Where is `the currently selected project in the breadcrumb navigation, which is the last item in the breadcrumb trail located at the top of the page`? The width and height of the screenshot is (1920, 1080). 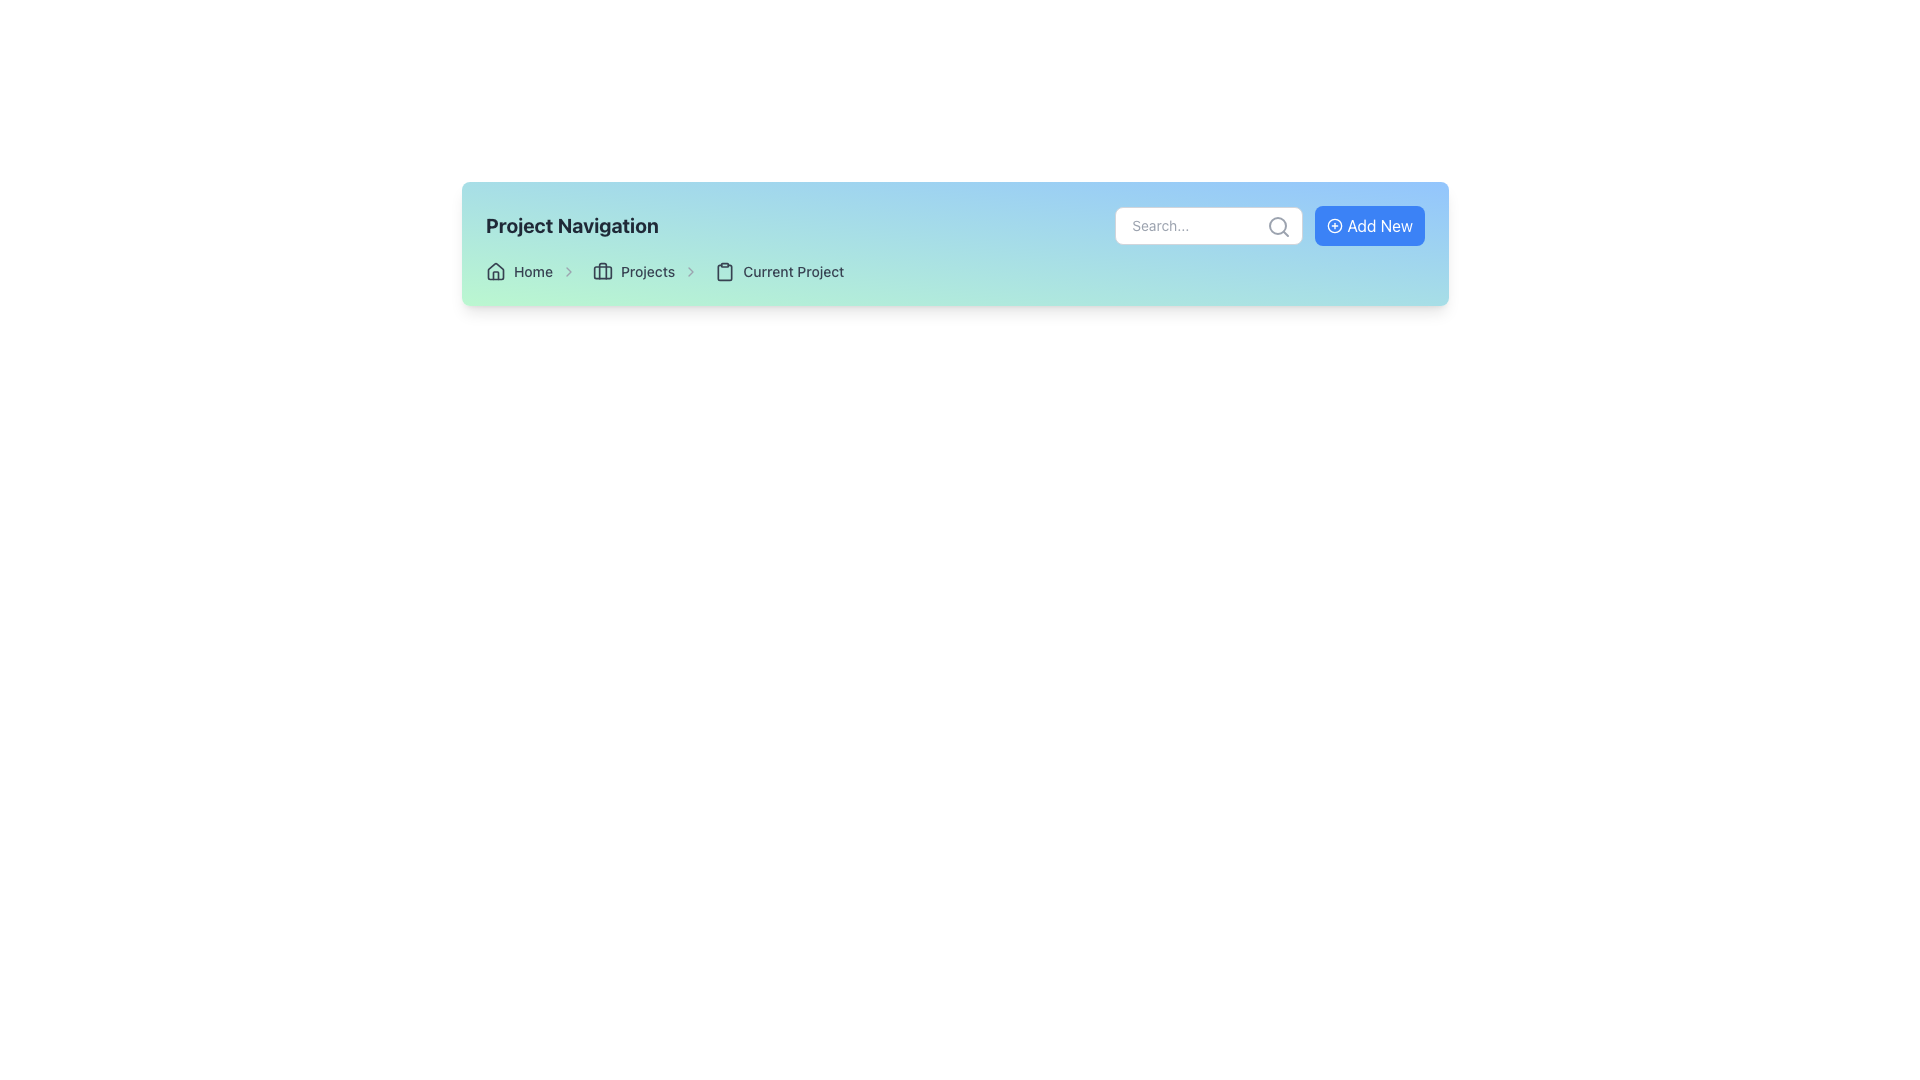 the currently selected project in the breadcrumb navigation, which is the last item in the breadcrumb trail located at the top of the page is located at coordinates (778, 272).